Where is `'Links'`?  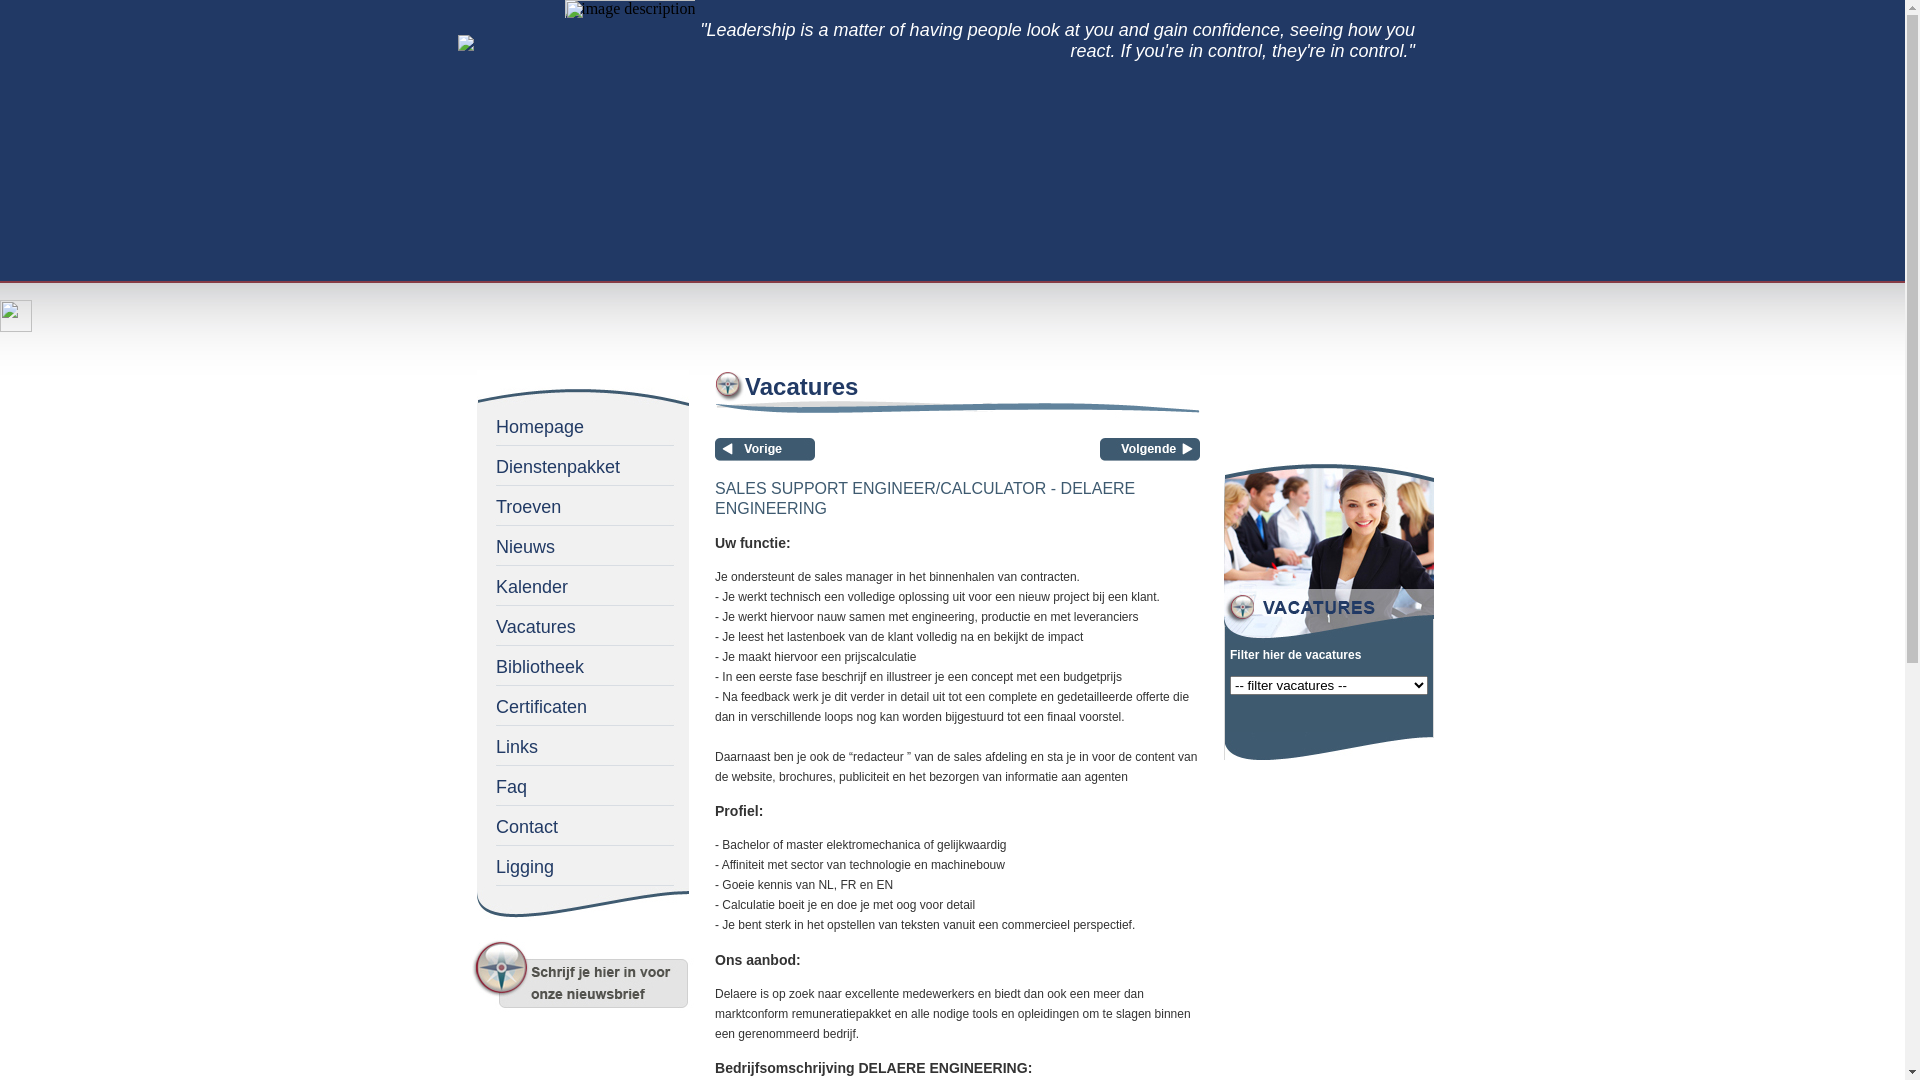
'Links' is located at coordinates (581, 742).